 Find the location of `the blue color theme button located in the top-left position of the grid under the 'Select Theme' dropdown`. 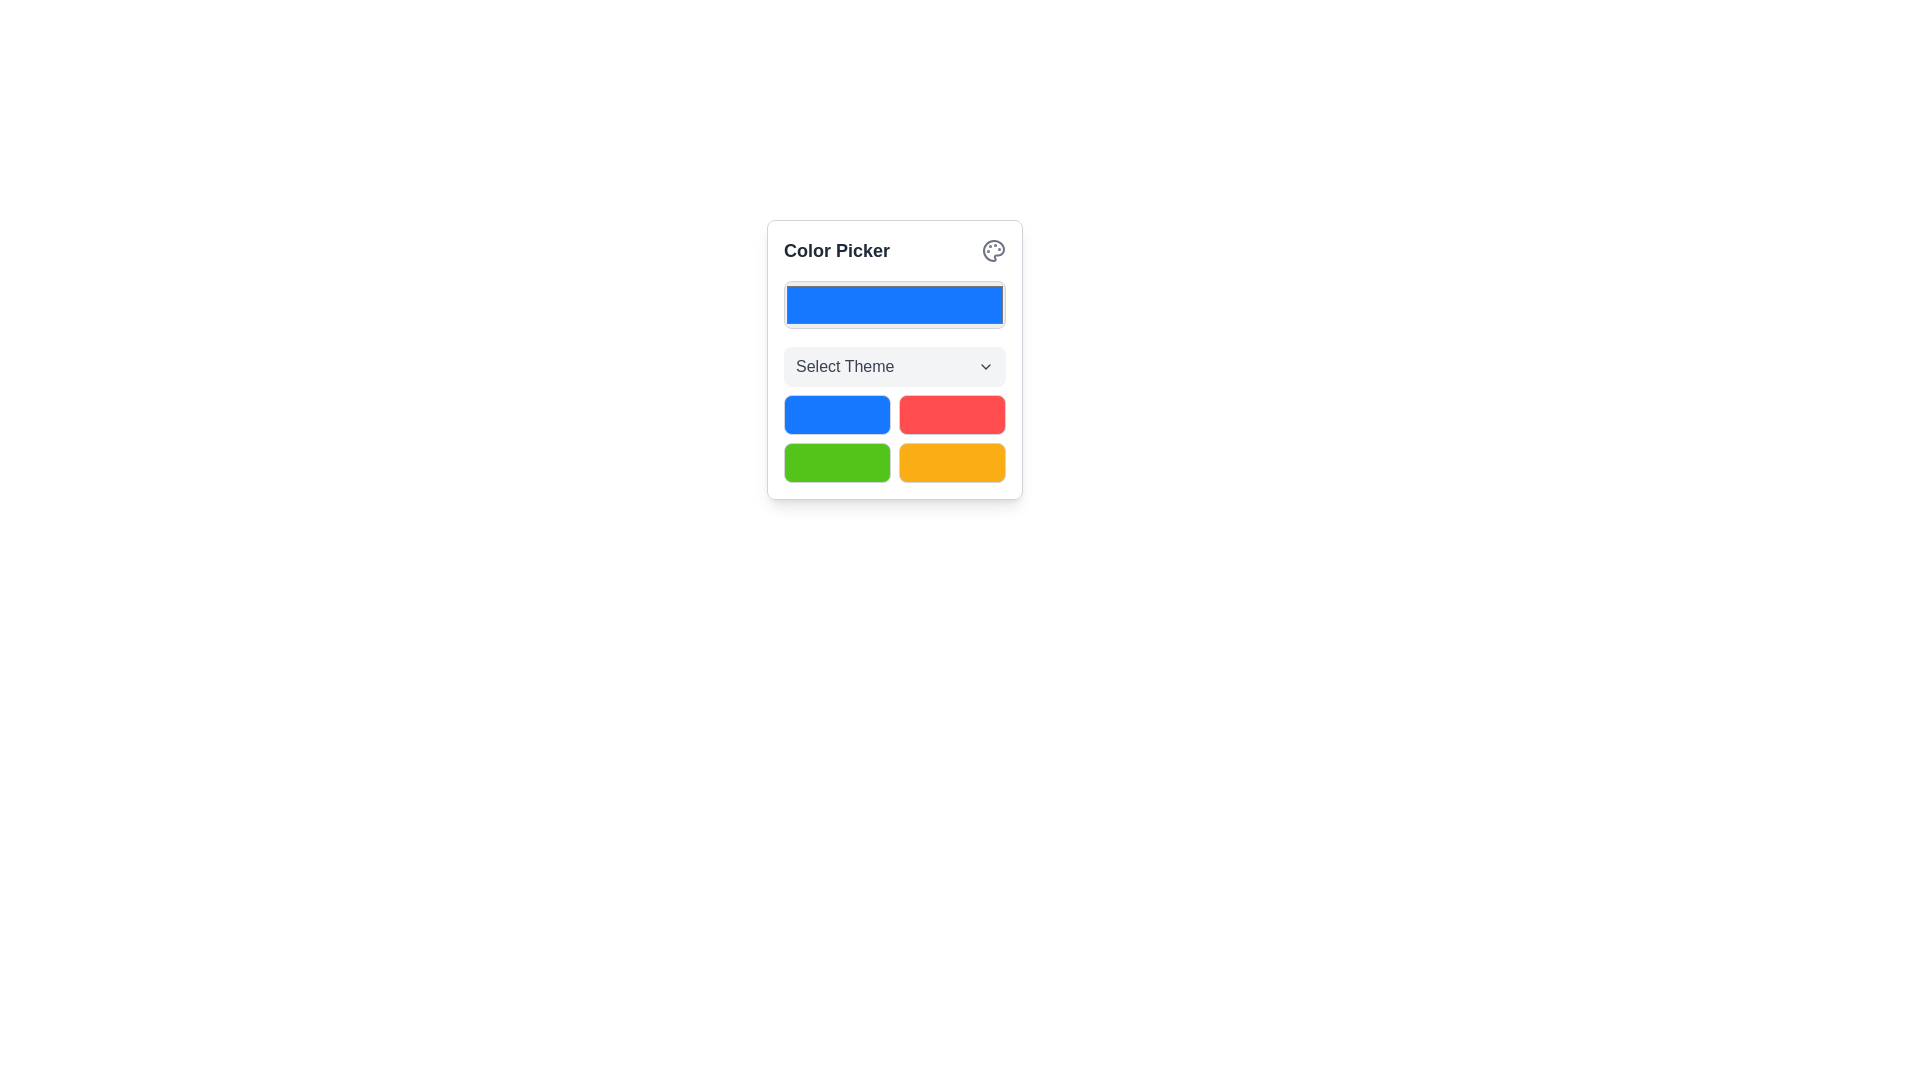

the blue color theme button located in the top-left position of the grid under the 'Select Theme' dropdown is located at coordinates (837, 414).